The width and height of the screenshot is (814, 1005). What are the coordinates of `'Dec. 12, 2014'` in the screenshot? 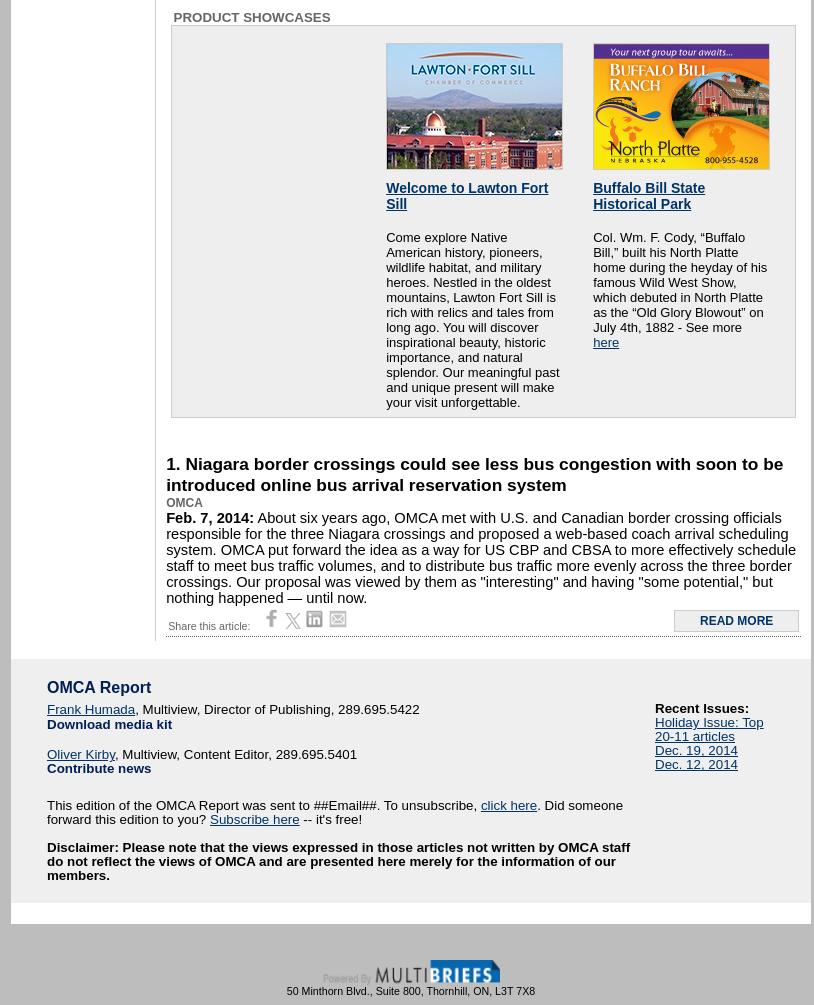 It's located at (696, 764).